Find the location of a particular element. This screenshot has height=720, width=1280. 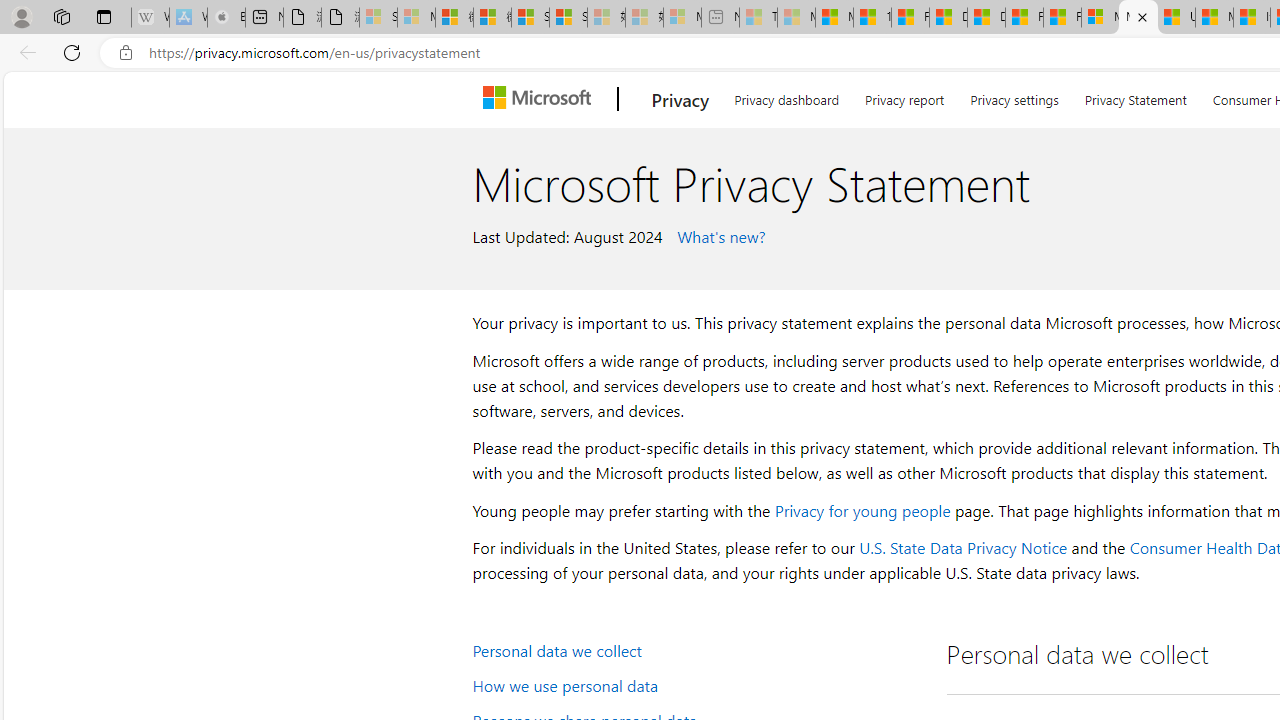

'Privacy for young people' is located at coordinates (862, 509).